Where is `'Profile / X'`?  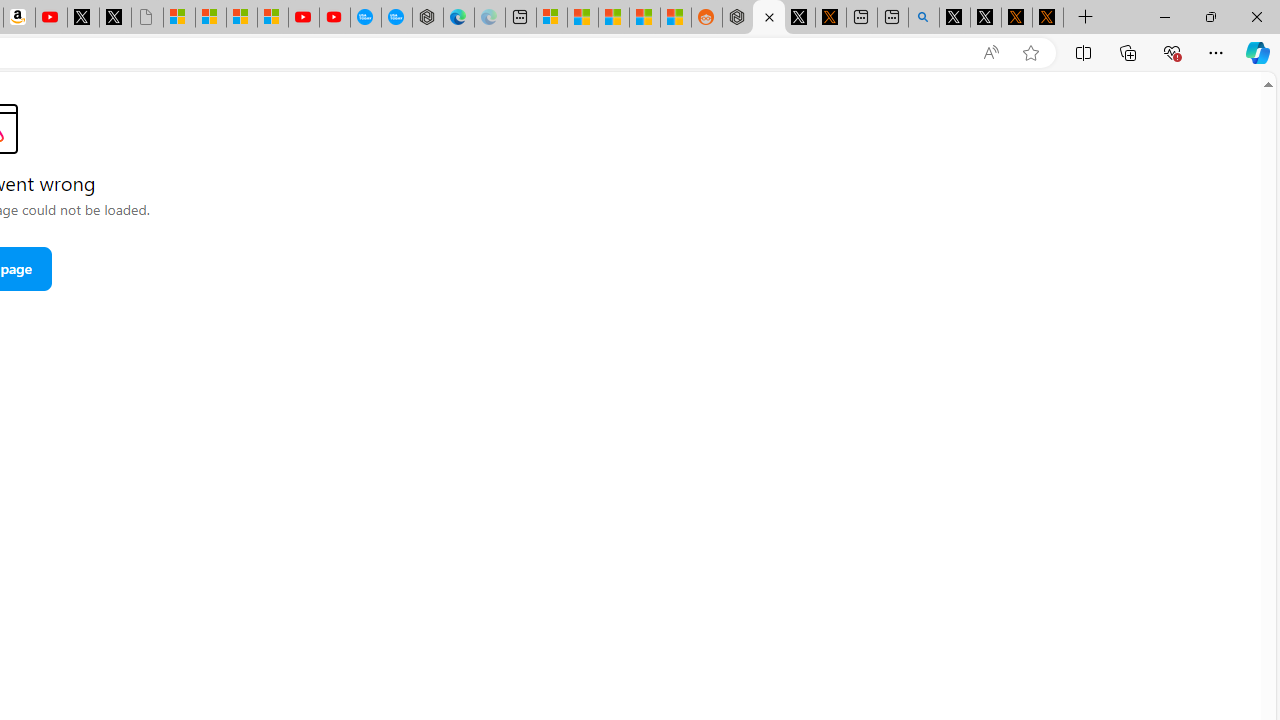
'Profile / X' is located at coordinates (953, 17).